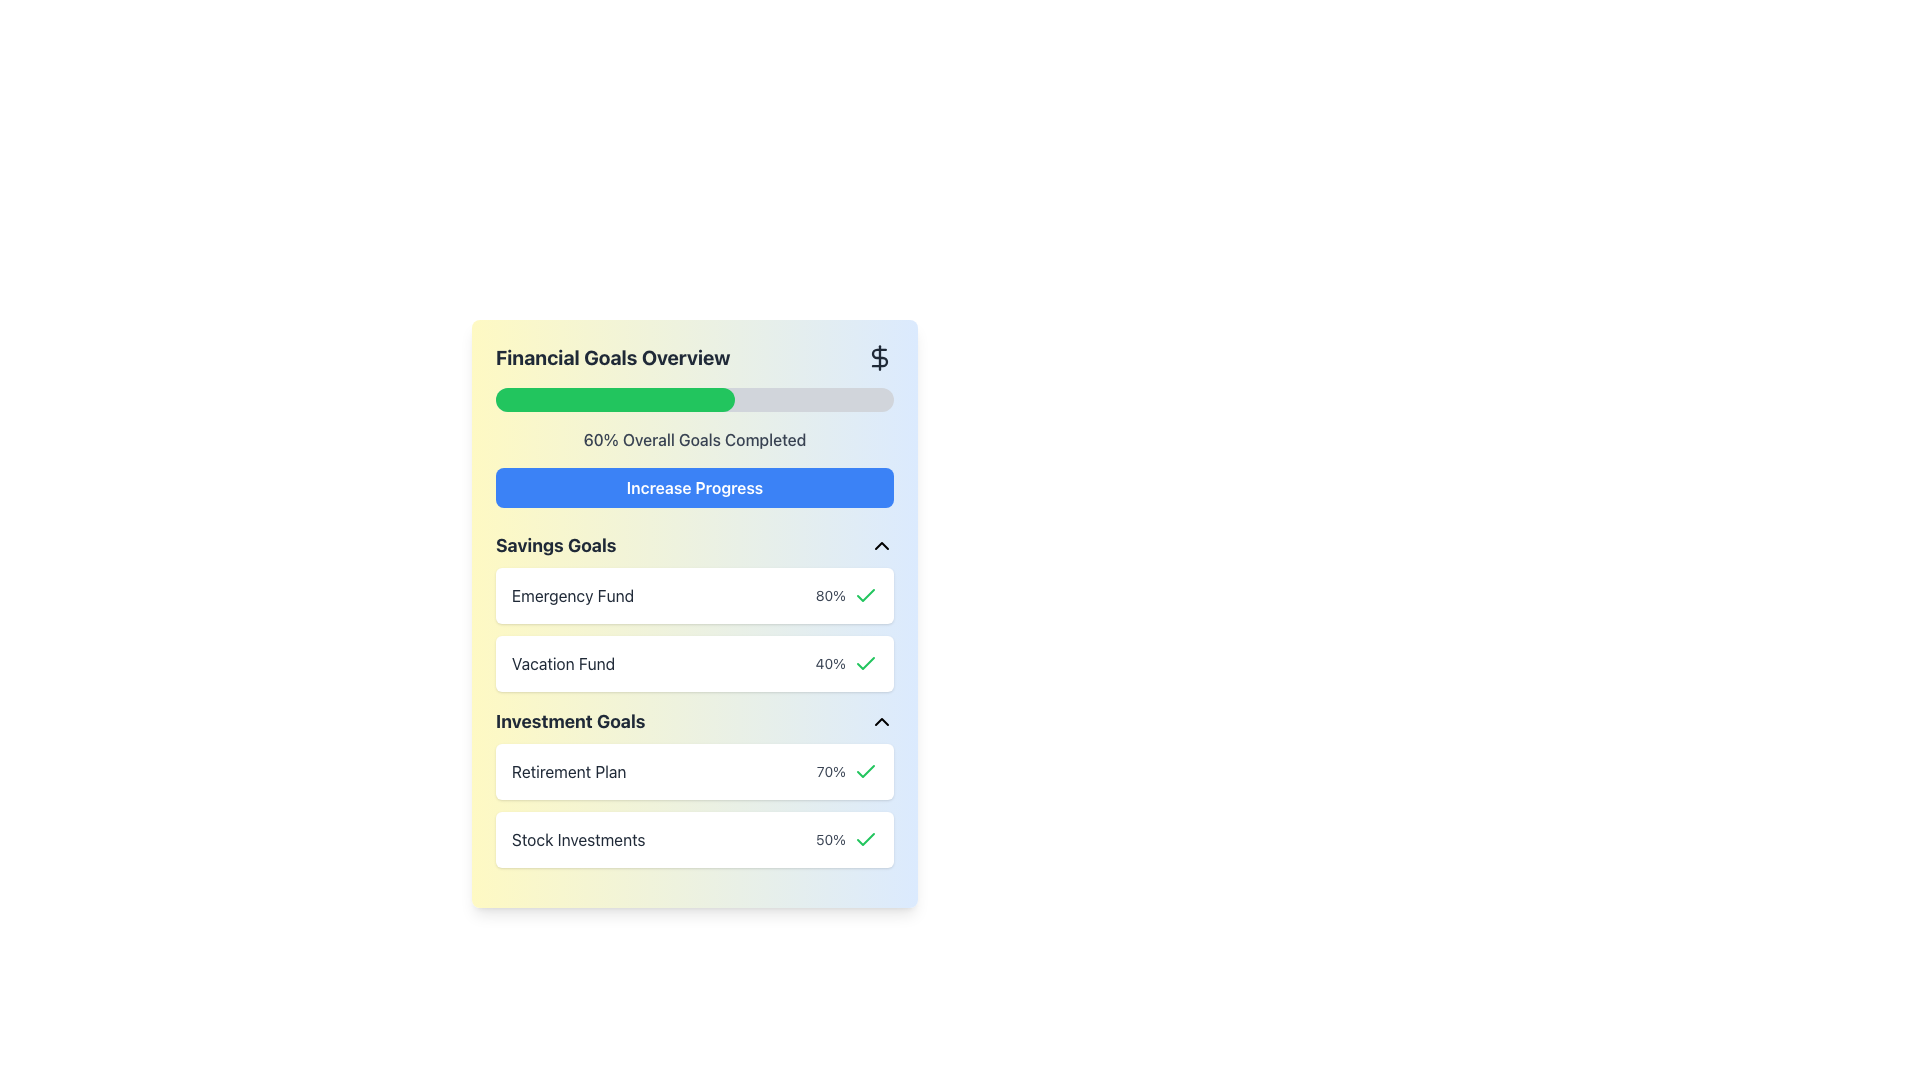  I want to click on the green checkmark icon that indicates a completed state, located next to '80%' and the label 'Emergency Fund' in the 'Savings Goals' section, so click(865, 839).